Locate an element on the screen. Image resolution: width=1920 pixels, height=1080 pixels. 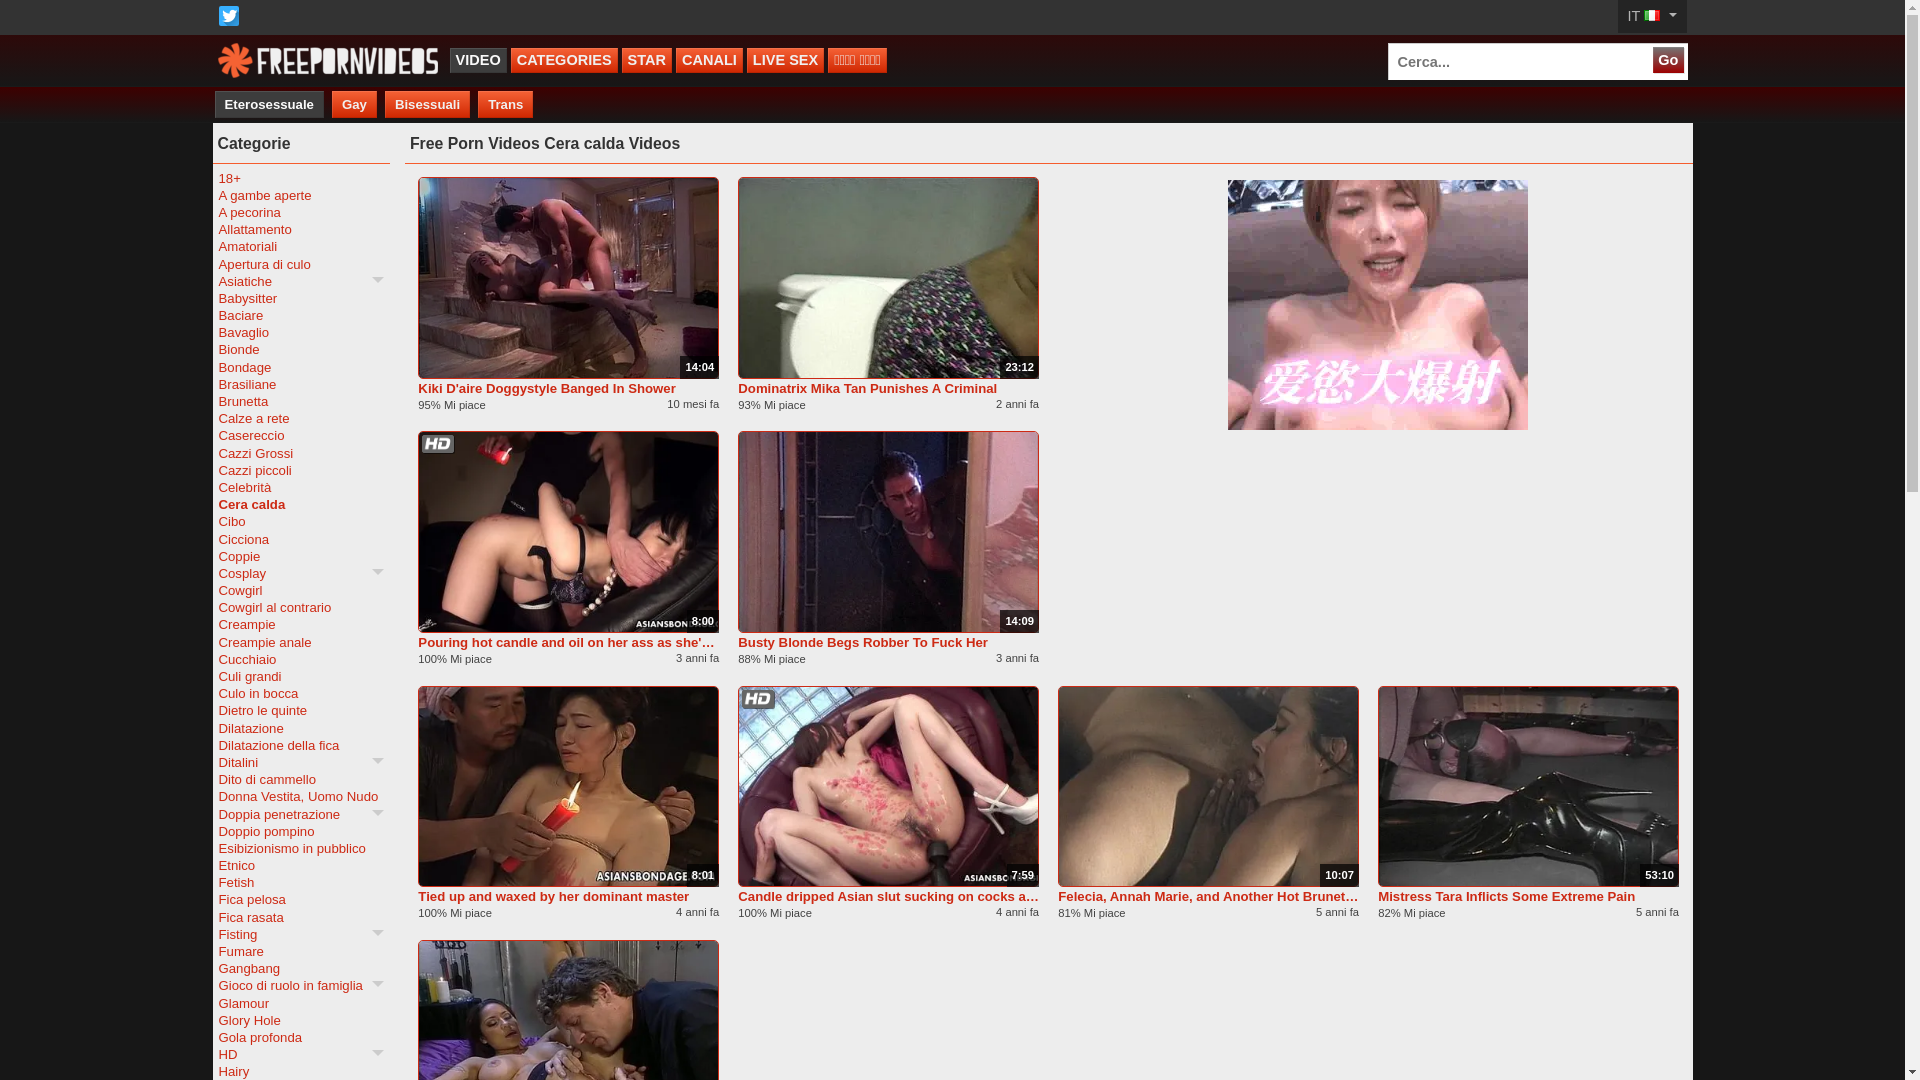
'Gangbang' is located at coordinates (217, 967).